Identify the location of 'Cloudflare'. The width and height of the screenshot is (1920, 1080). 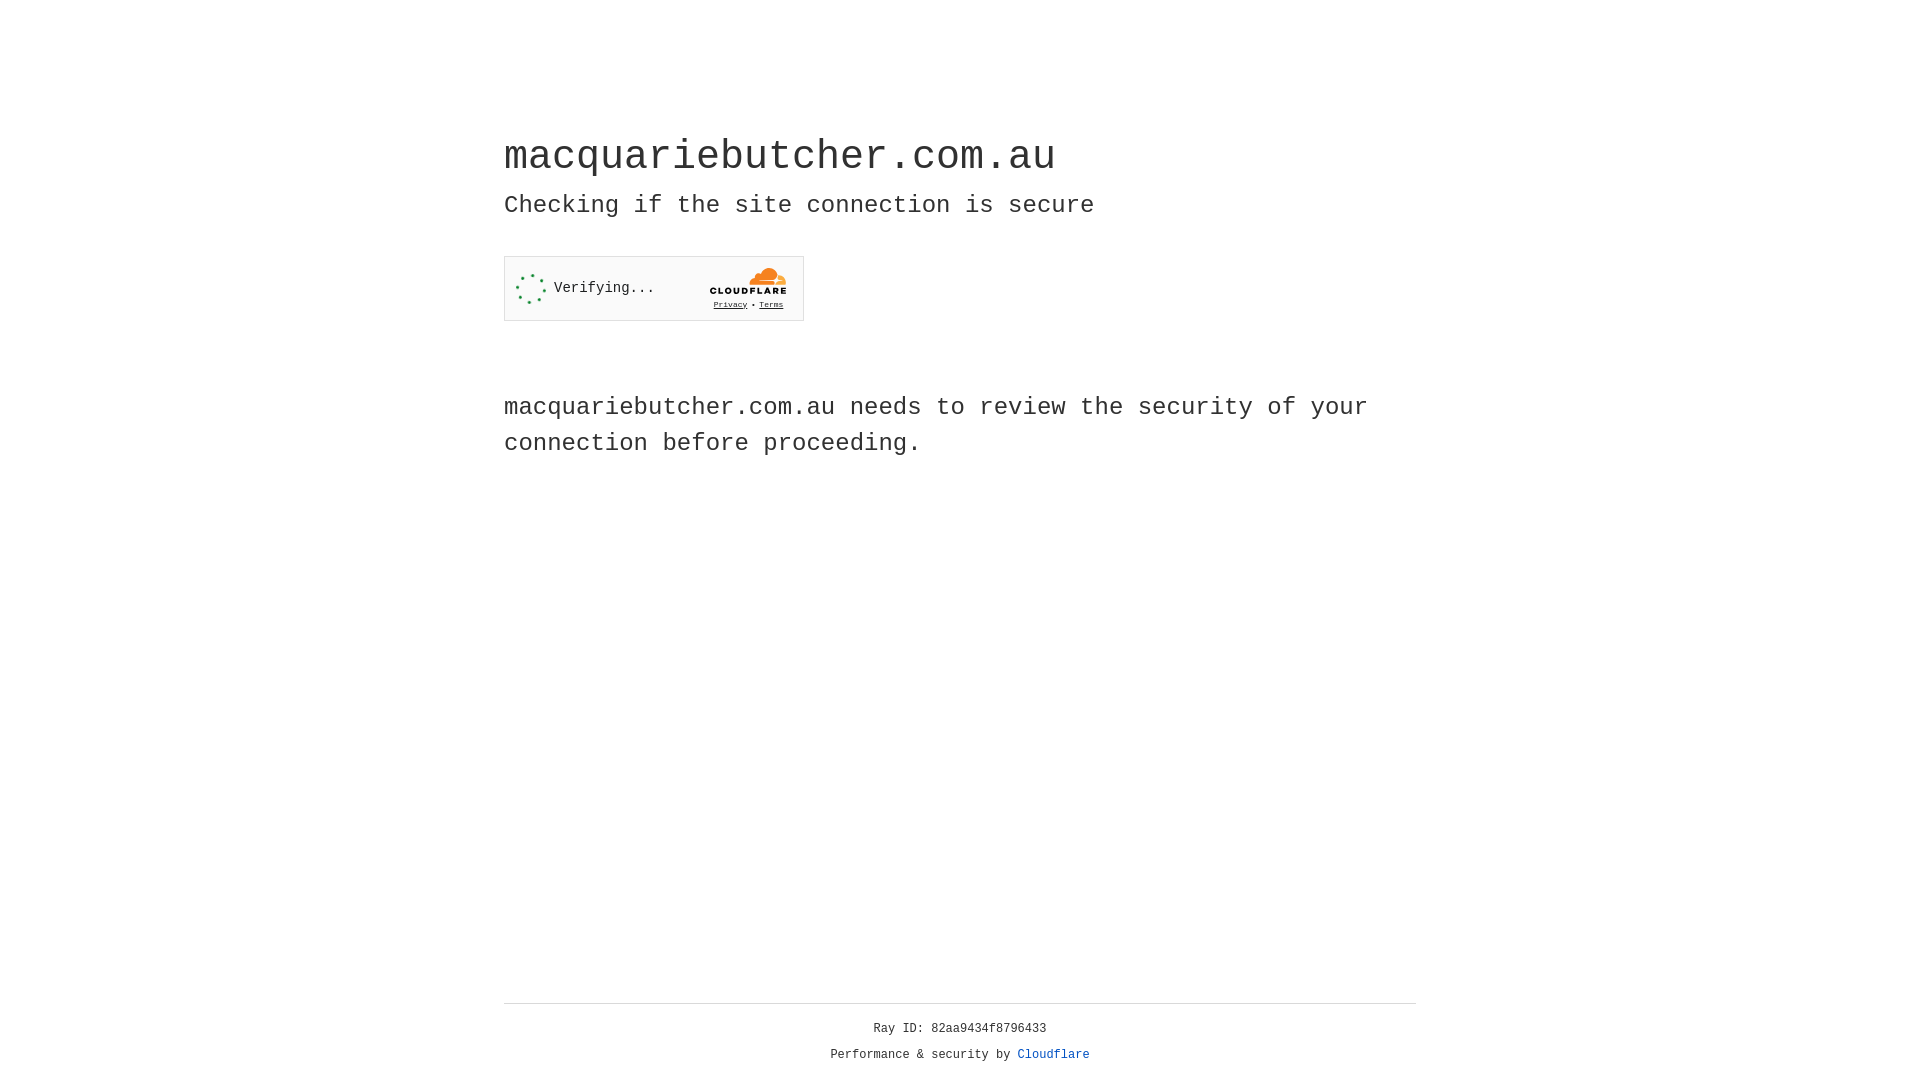
(1017, 1054).